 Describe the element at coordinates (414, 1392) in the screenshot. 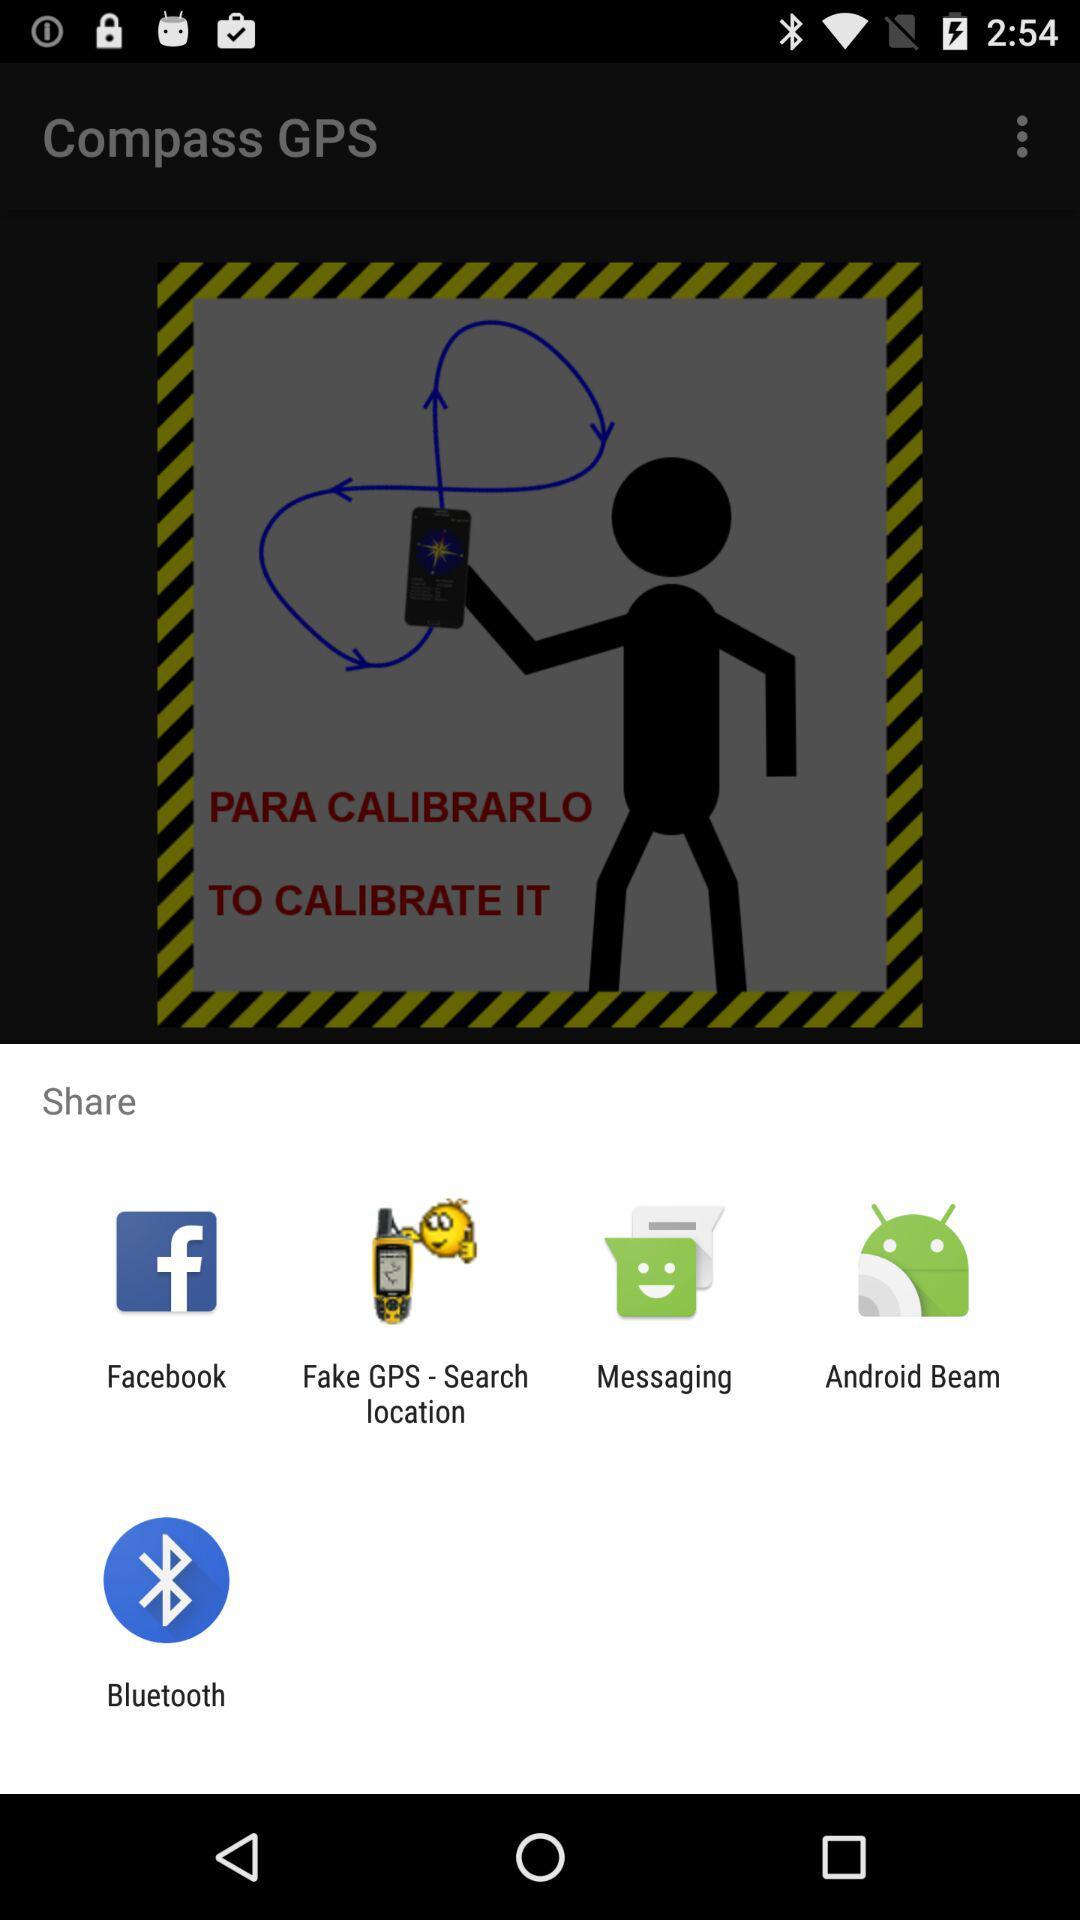

I see `the icon to the right of facebook item` at that location.